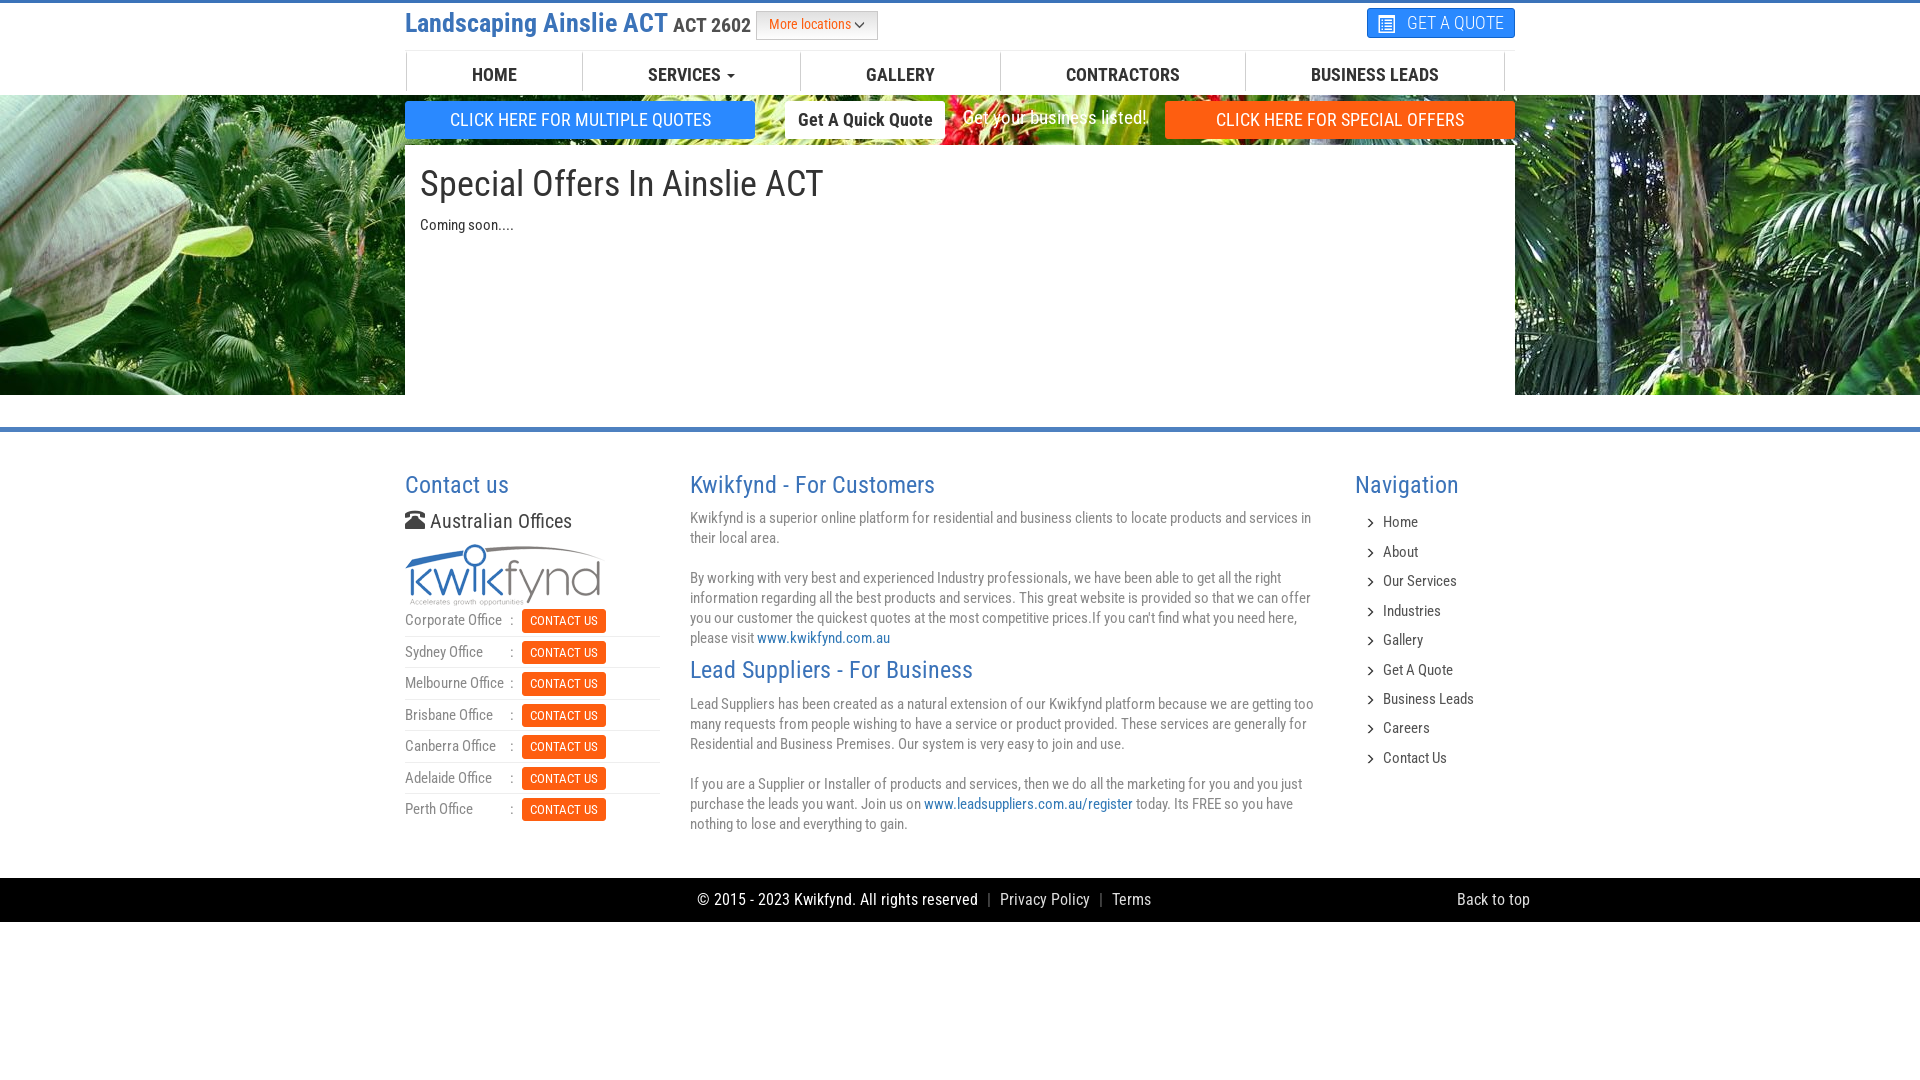  Describe the element at coordinates (1427, 697) in the screenshot. I see `'Business Leads'` at that location.